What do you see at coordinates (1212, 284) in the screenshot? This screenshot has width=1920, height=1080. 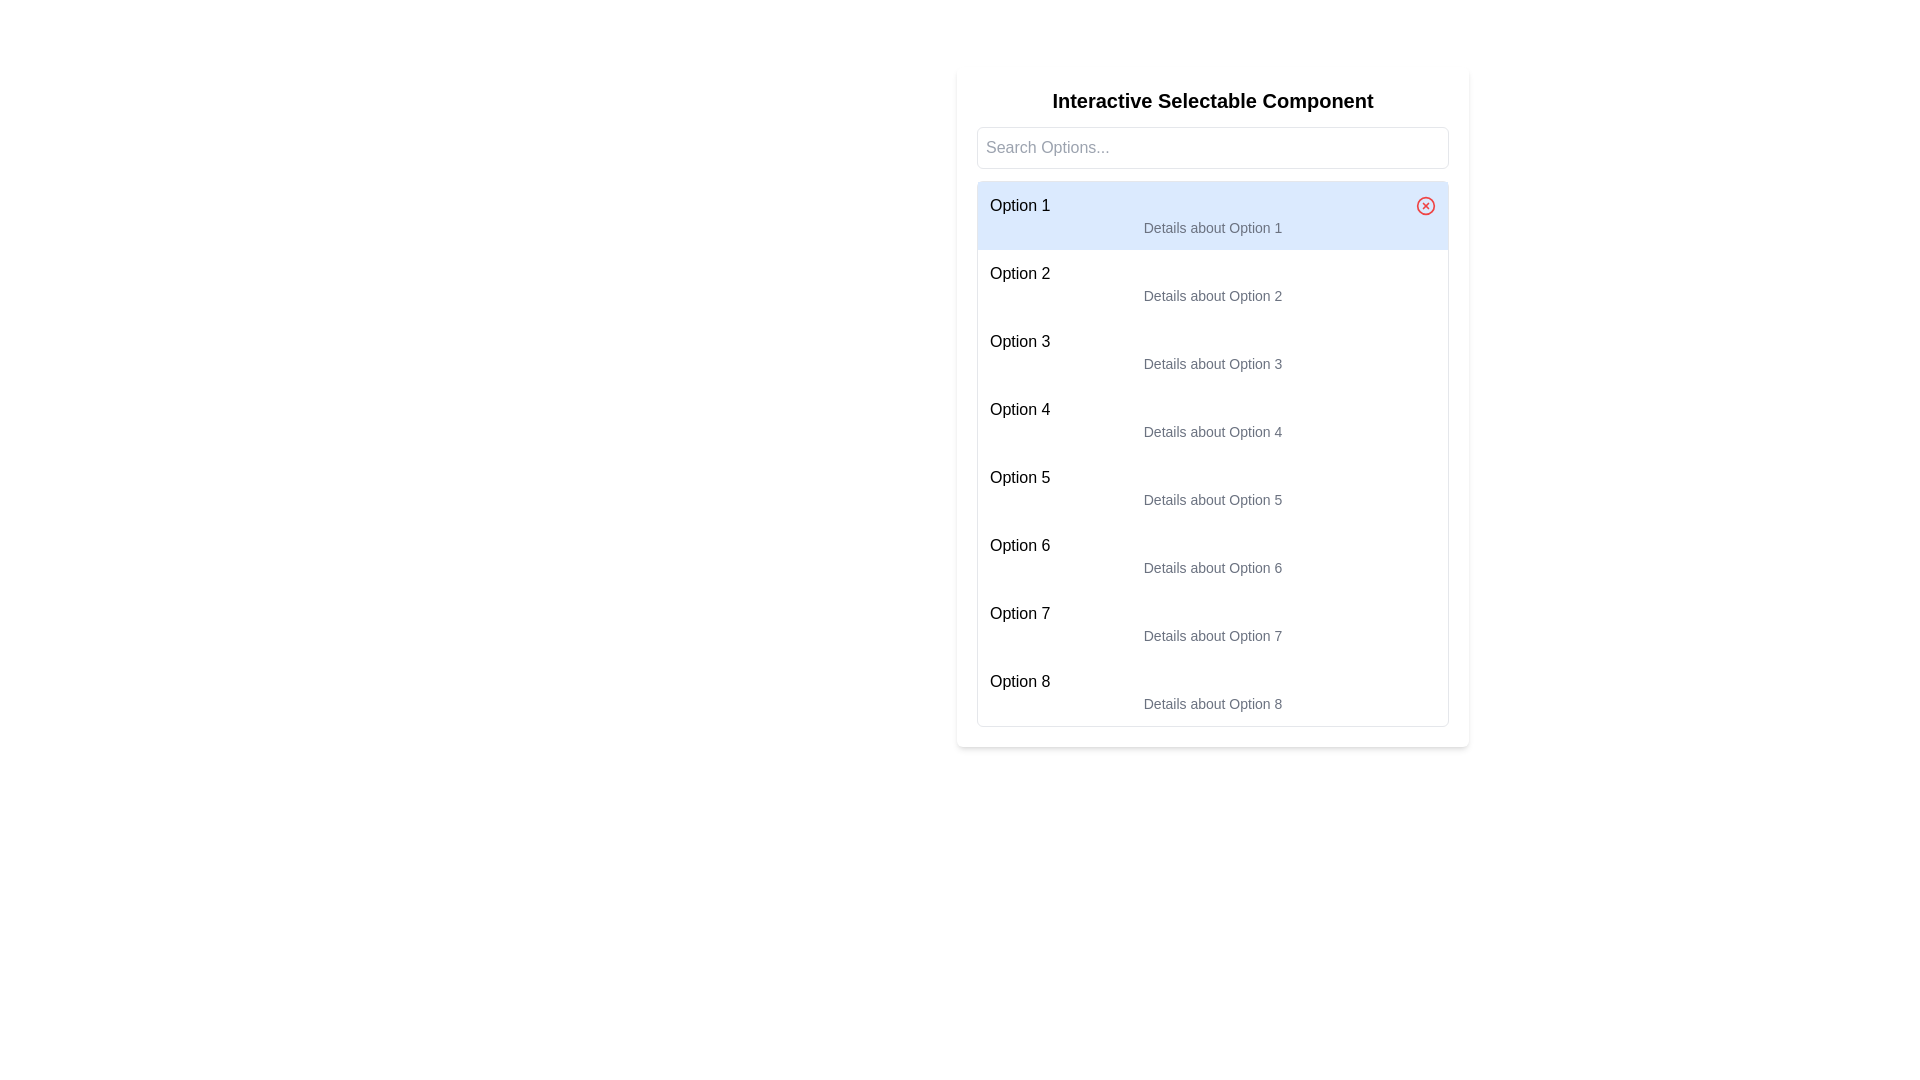 I see `the interactive list item representing 'Option 2'` at bounding box center [1212, 284].